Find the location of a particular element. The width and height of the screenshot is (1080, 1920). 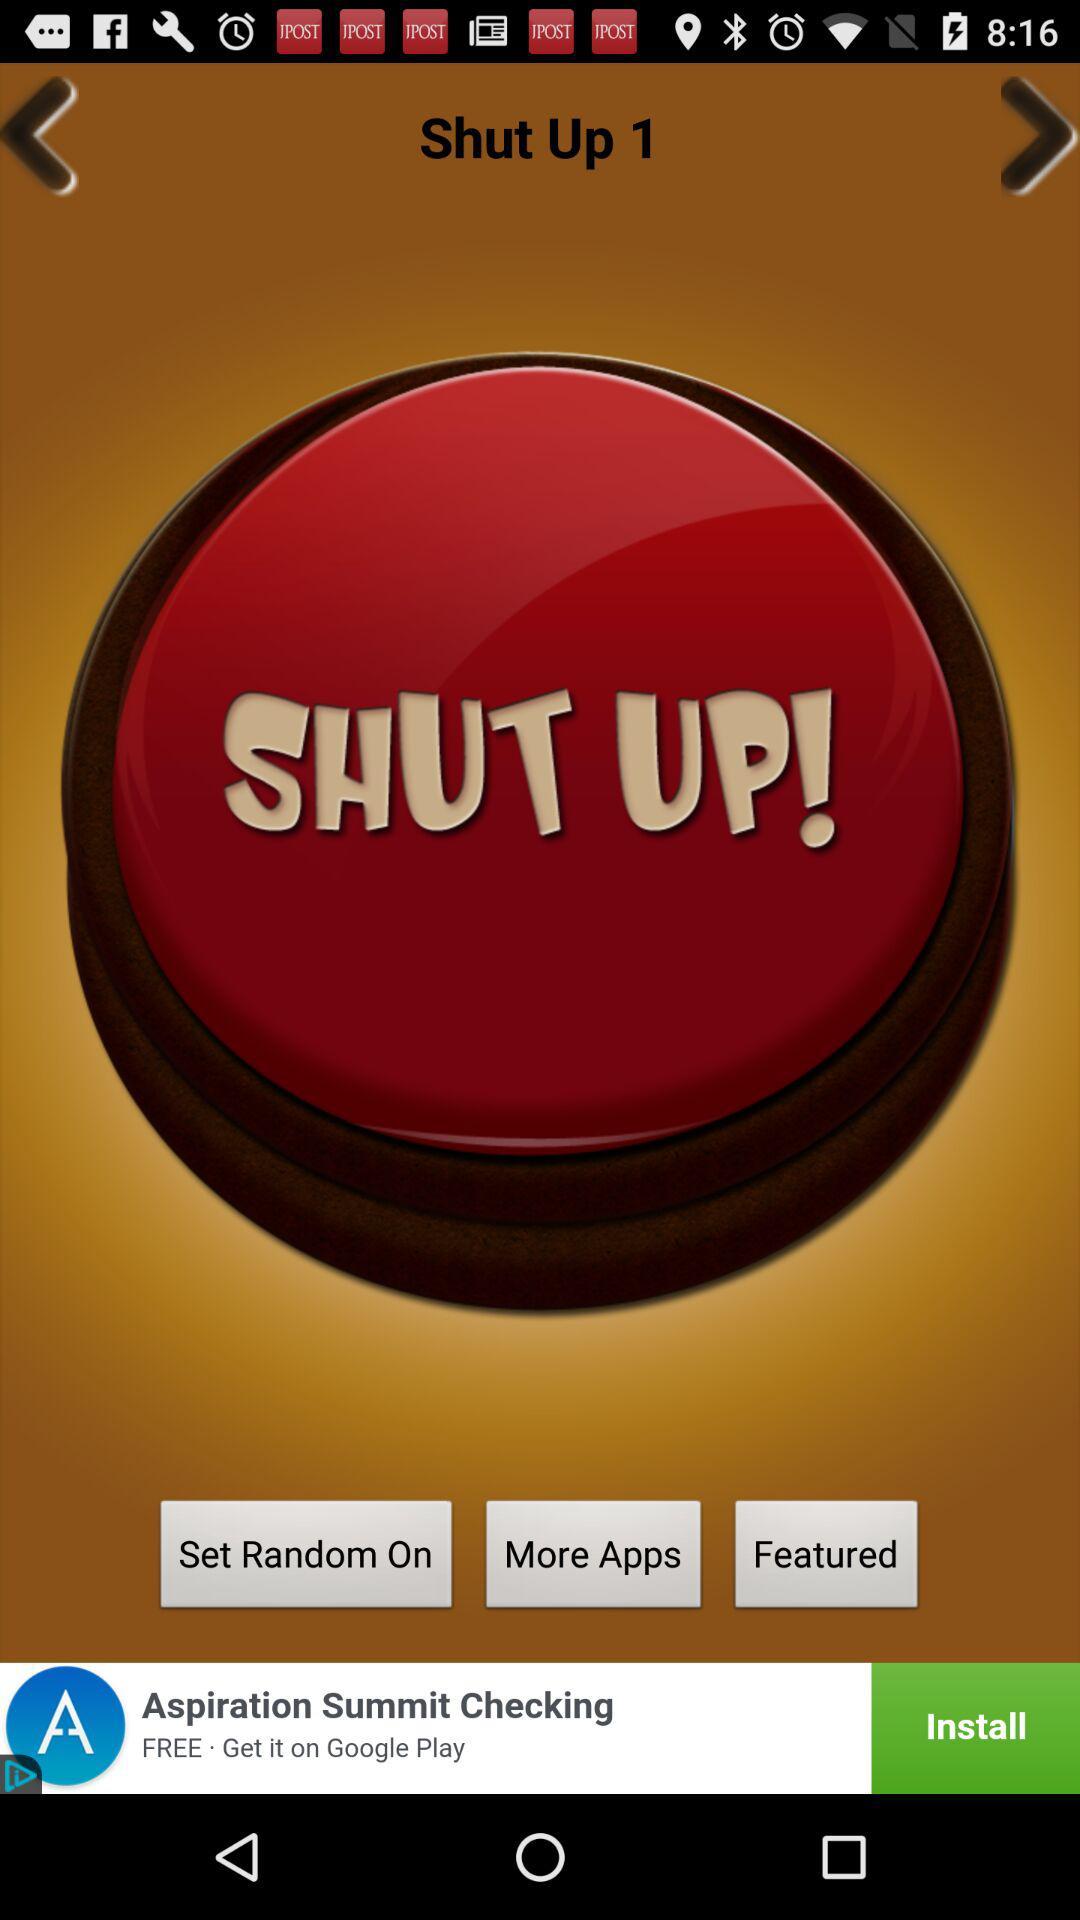

item at the top right corner is located at coordinates (1039, 135).